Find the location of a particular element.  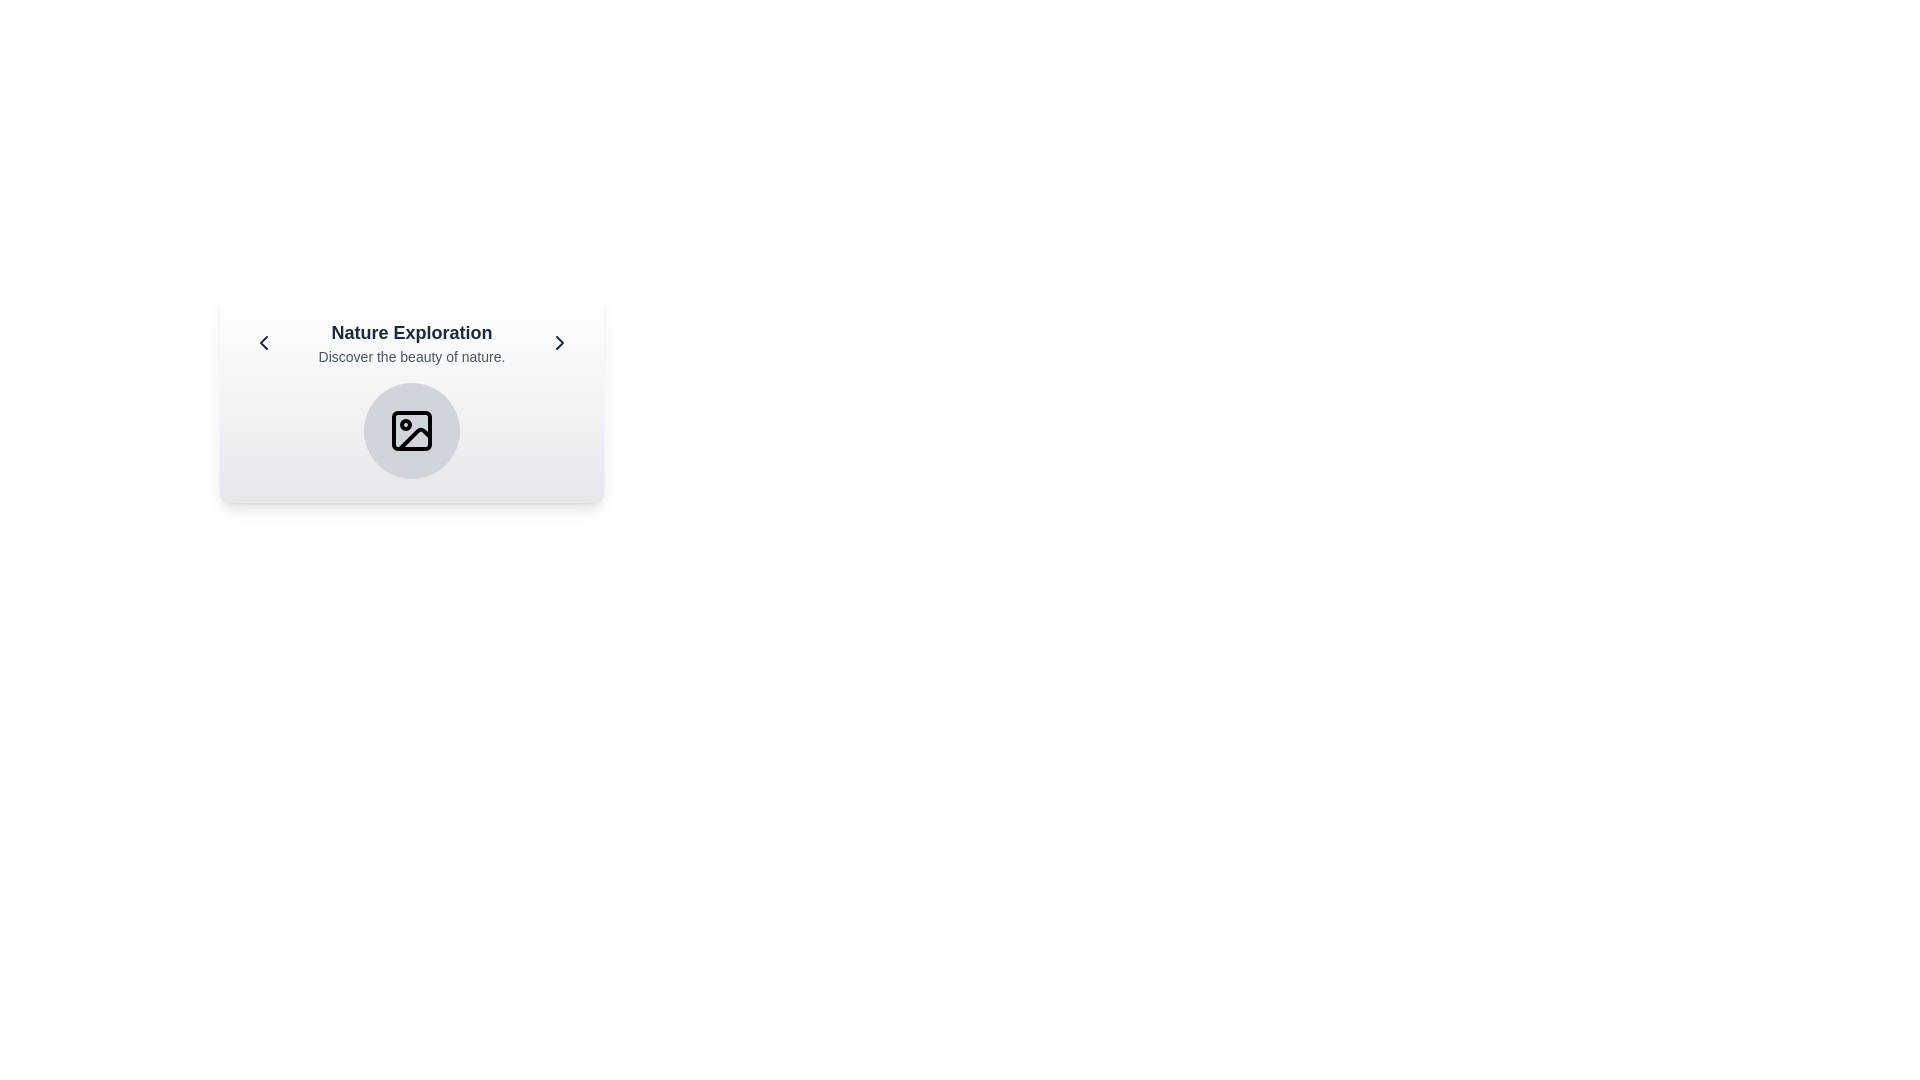

the leftward-pointing chevron icon located on the left side of the 'Nature Exploration' module to trigger a tooltip or visual feedback is located at coordinates (263, 342).